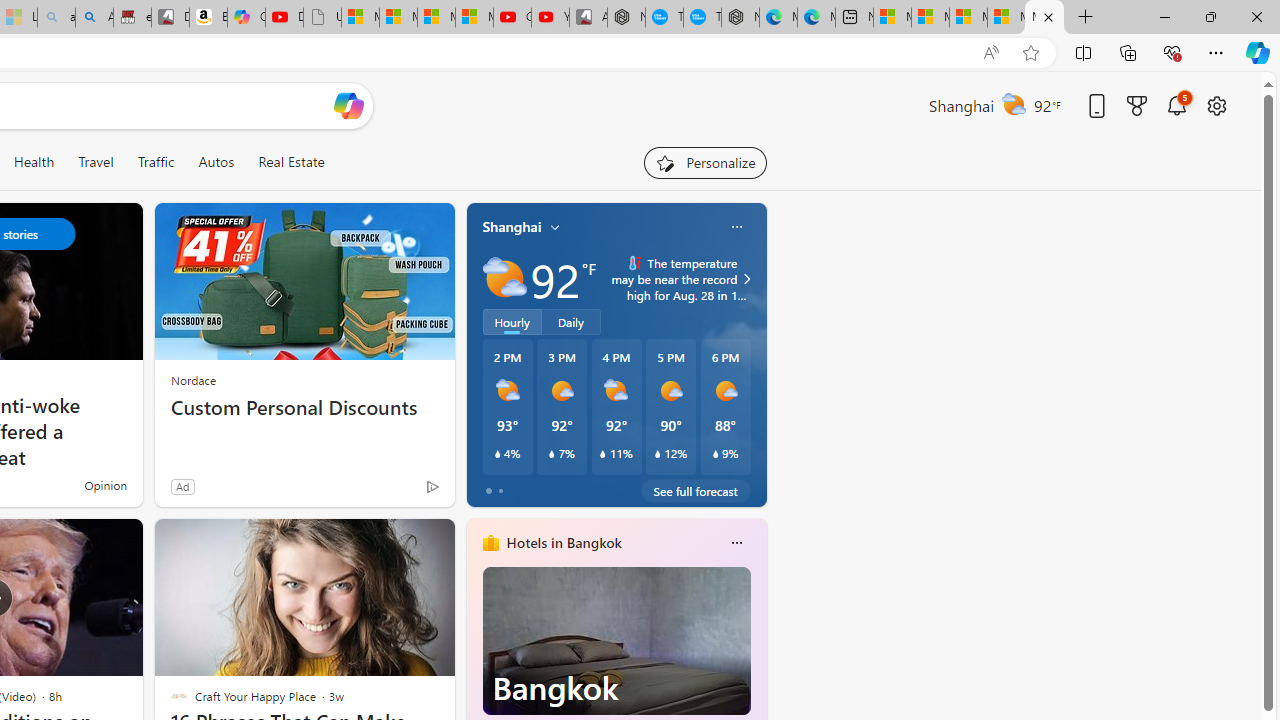  I want to click on 'amazon - Search - Sleeping', so click(56, 17).